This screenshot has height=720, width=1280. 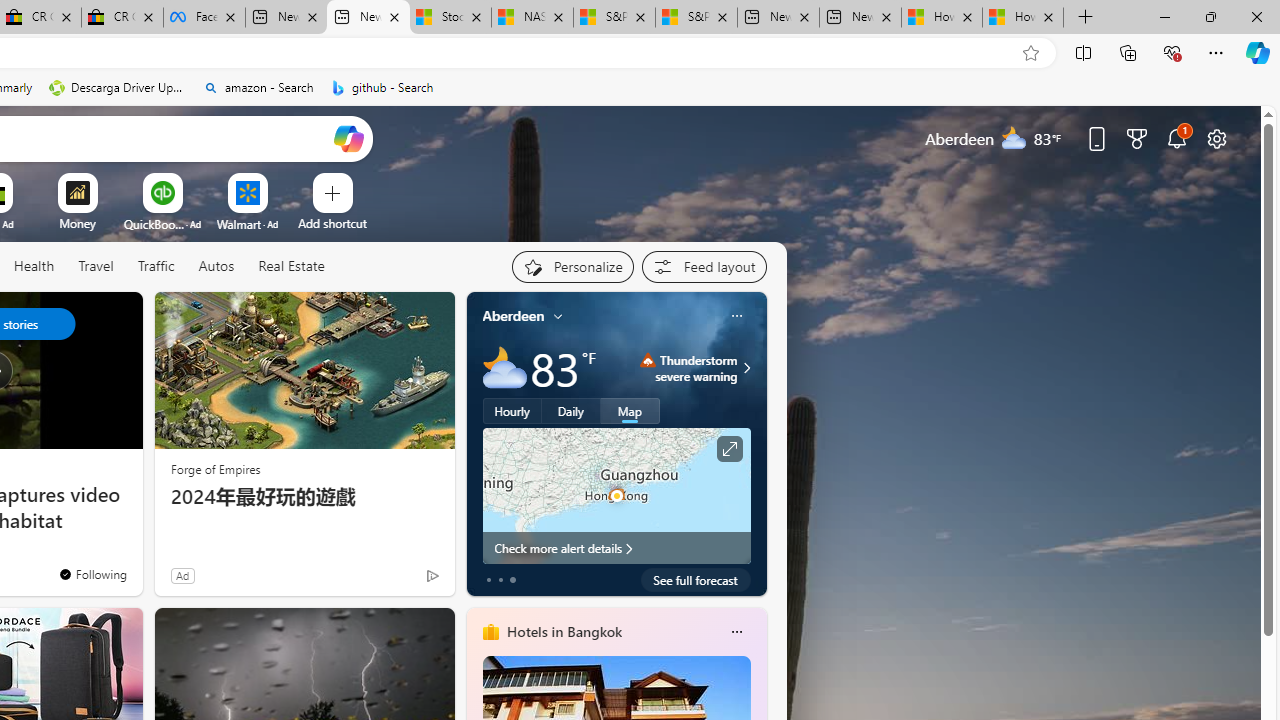 What do you see at coordinates (704, 266) in the screenshot?
I see `'Feed settings'` at bounding box center [704, 266].